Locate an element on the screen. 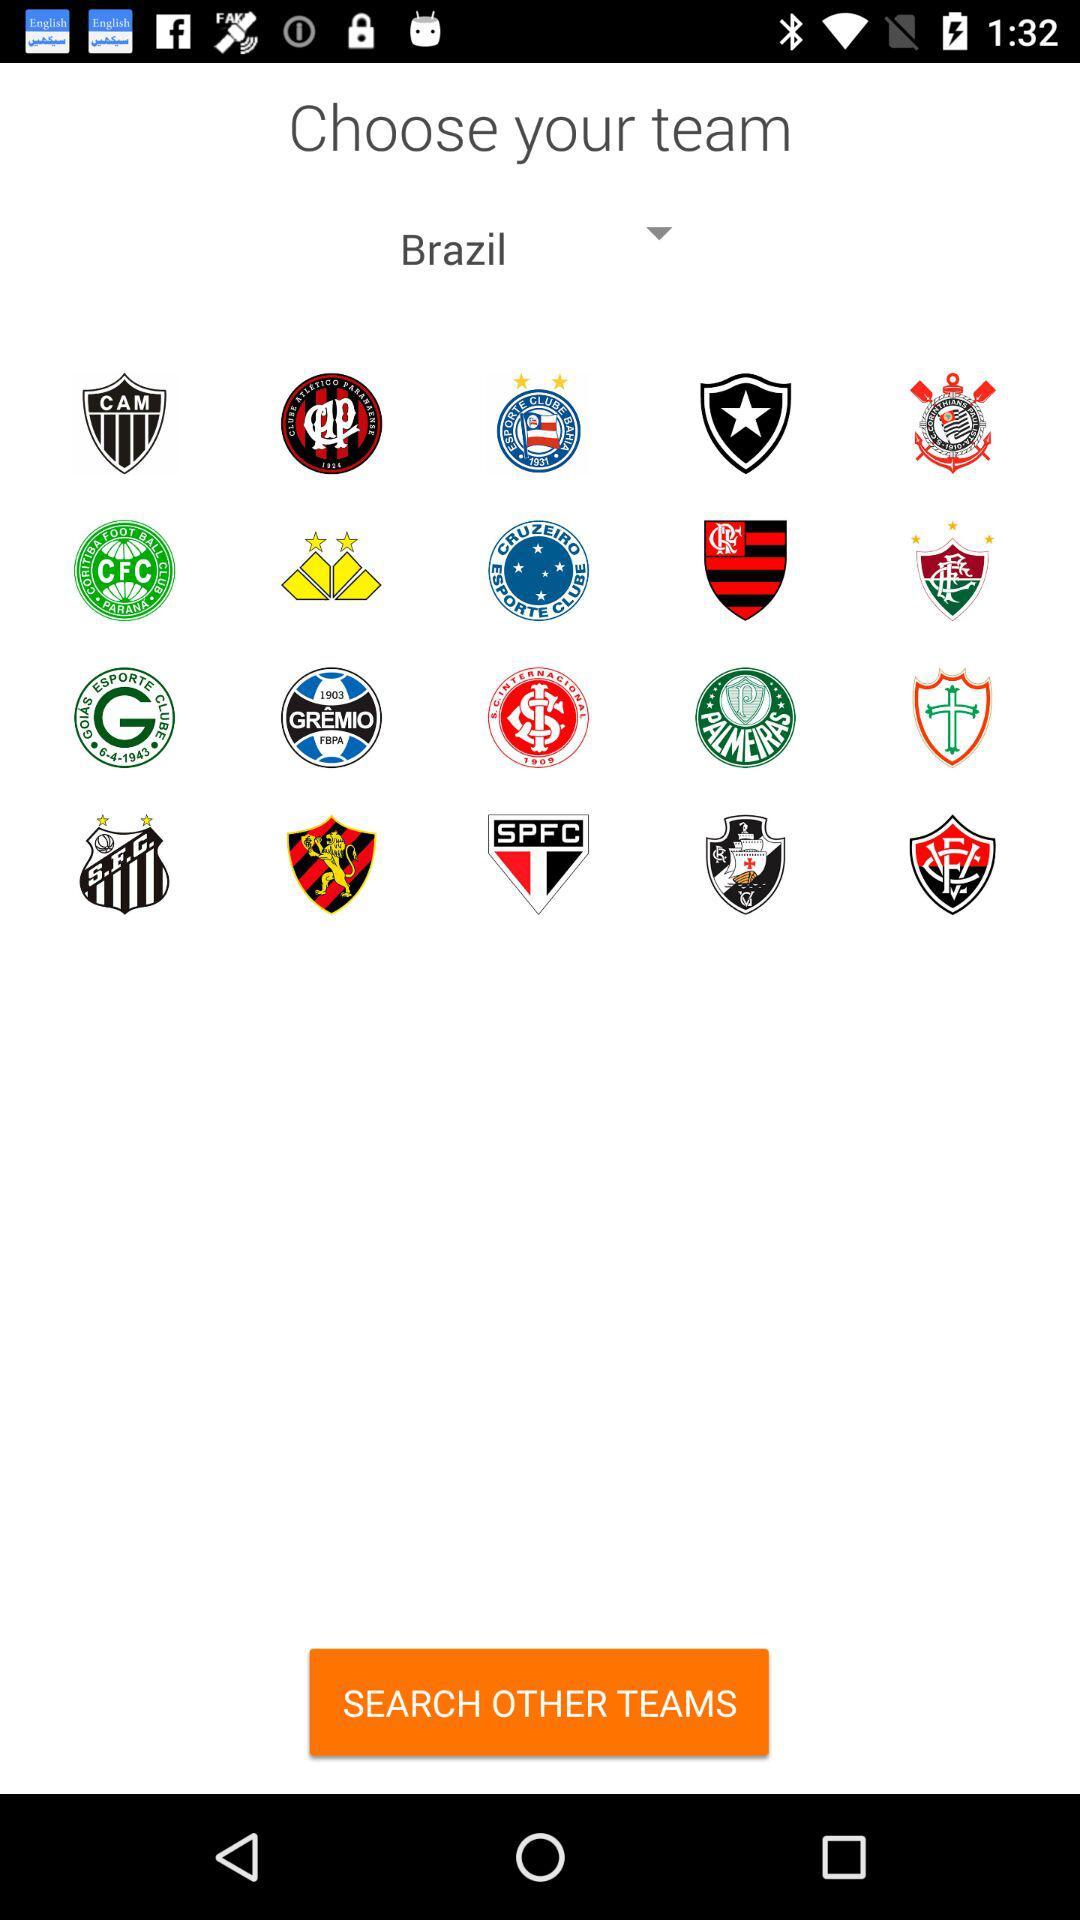  the user team is located at coordinates (124, 717).